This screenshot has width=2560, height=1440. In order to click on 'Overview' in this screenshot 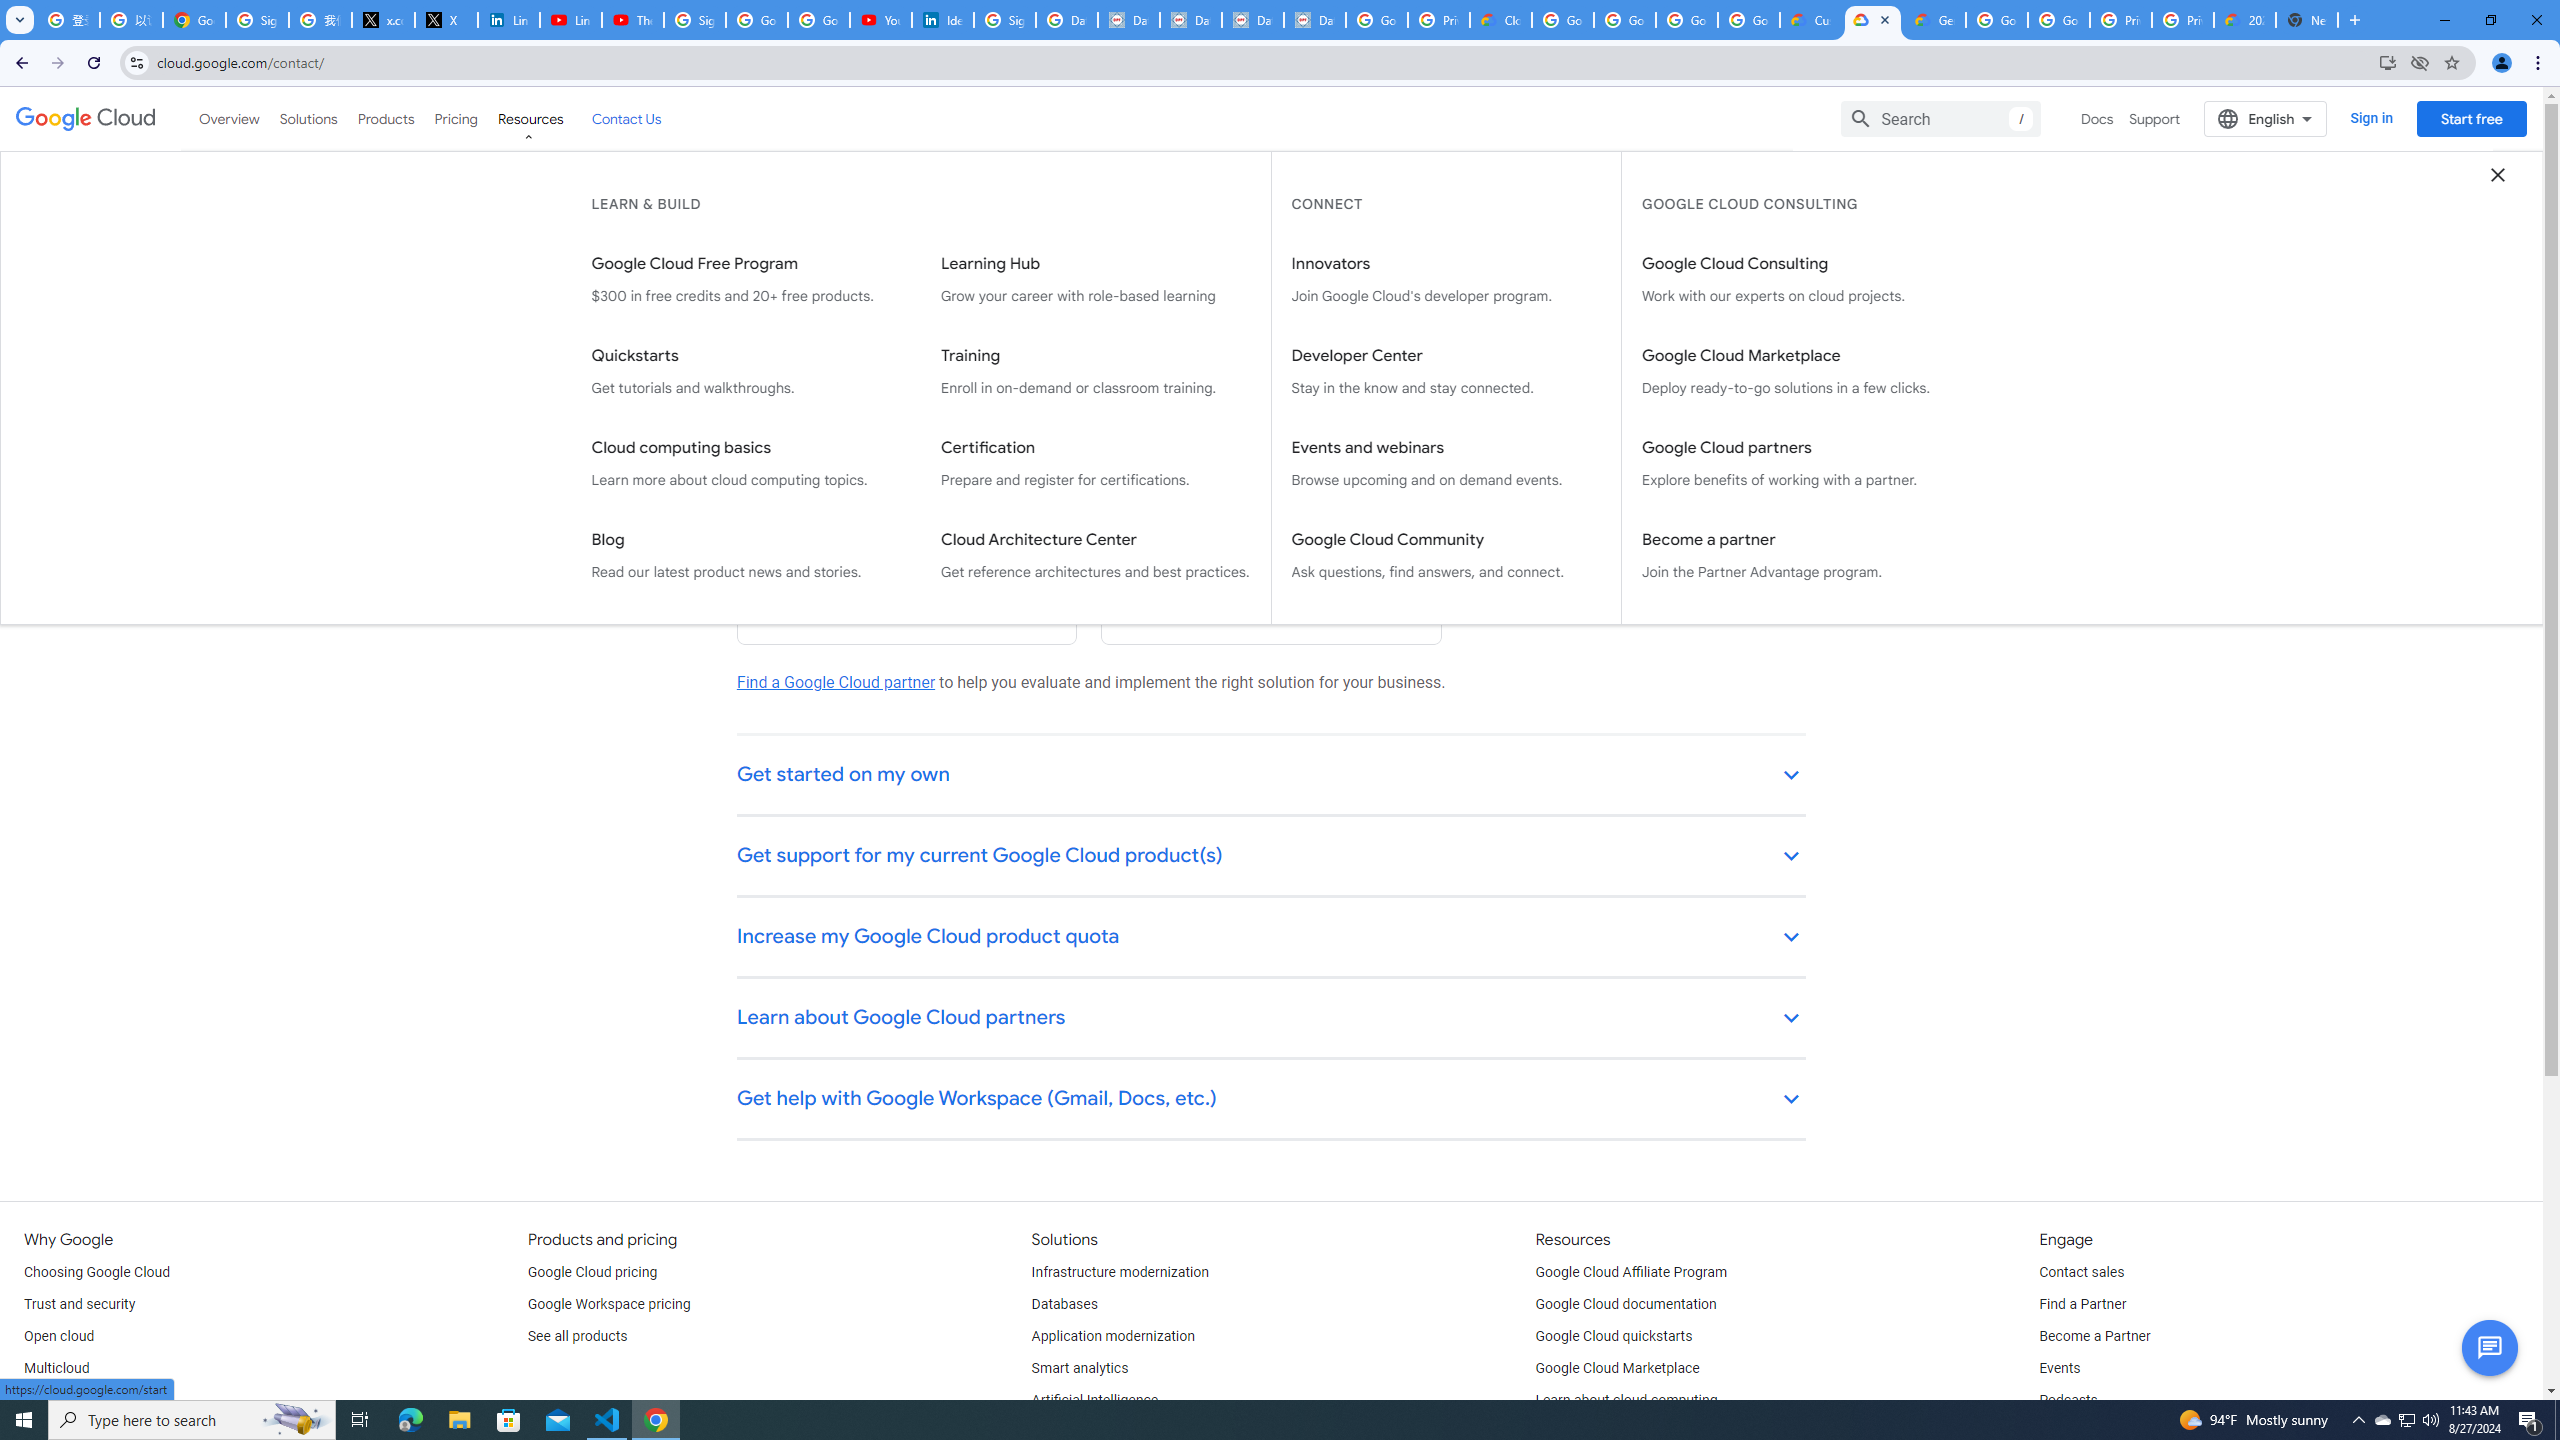, I will do `click(229, 118)`.